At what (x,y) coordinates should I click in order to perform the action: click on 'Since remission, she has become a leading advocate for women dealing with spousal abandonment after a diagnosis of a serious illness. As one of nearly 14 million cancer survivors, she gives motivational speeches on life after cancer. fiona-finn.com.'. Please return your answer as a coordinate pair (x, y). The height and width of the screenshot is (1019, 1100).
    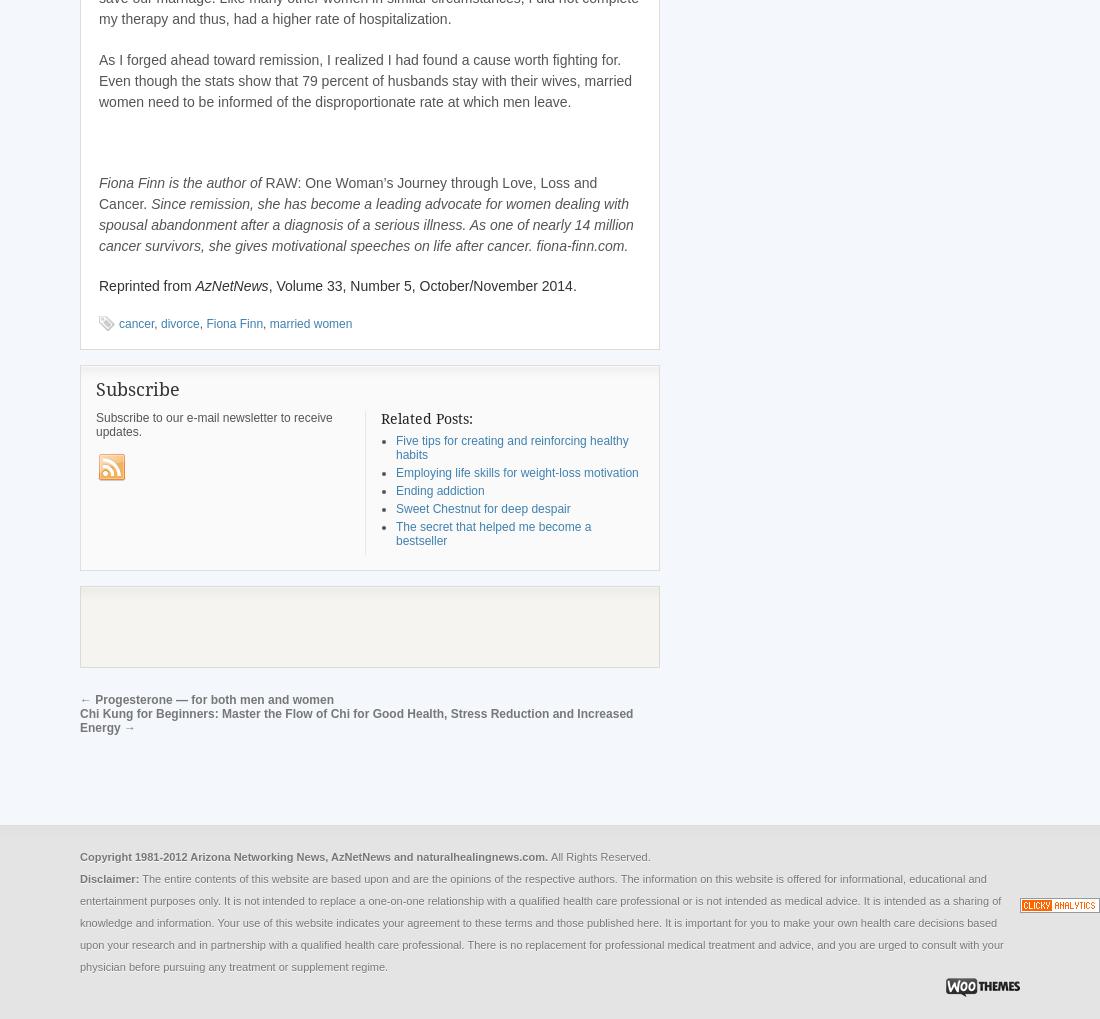
    Looking at the image, I should click on (99, 222).